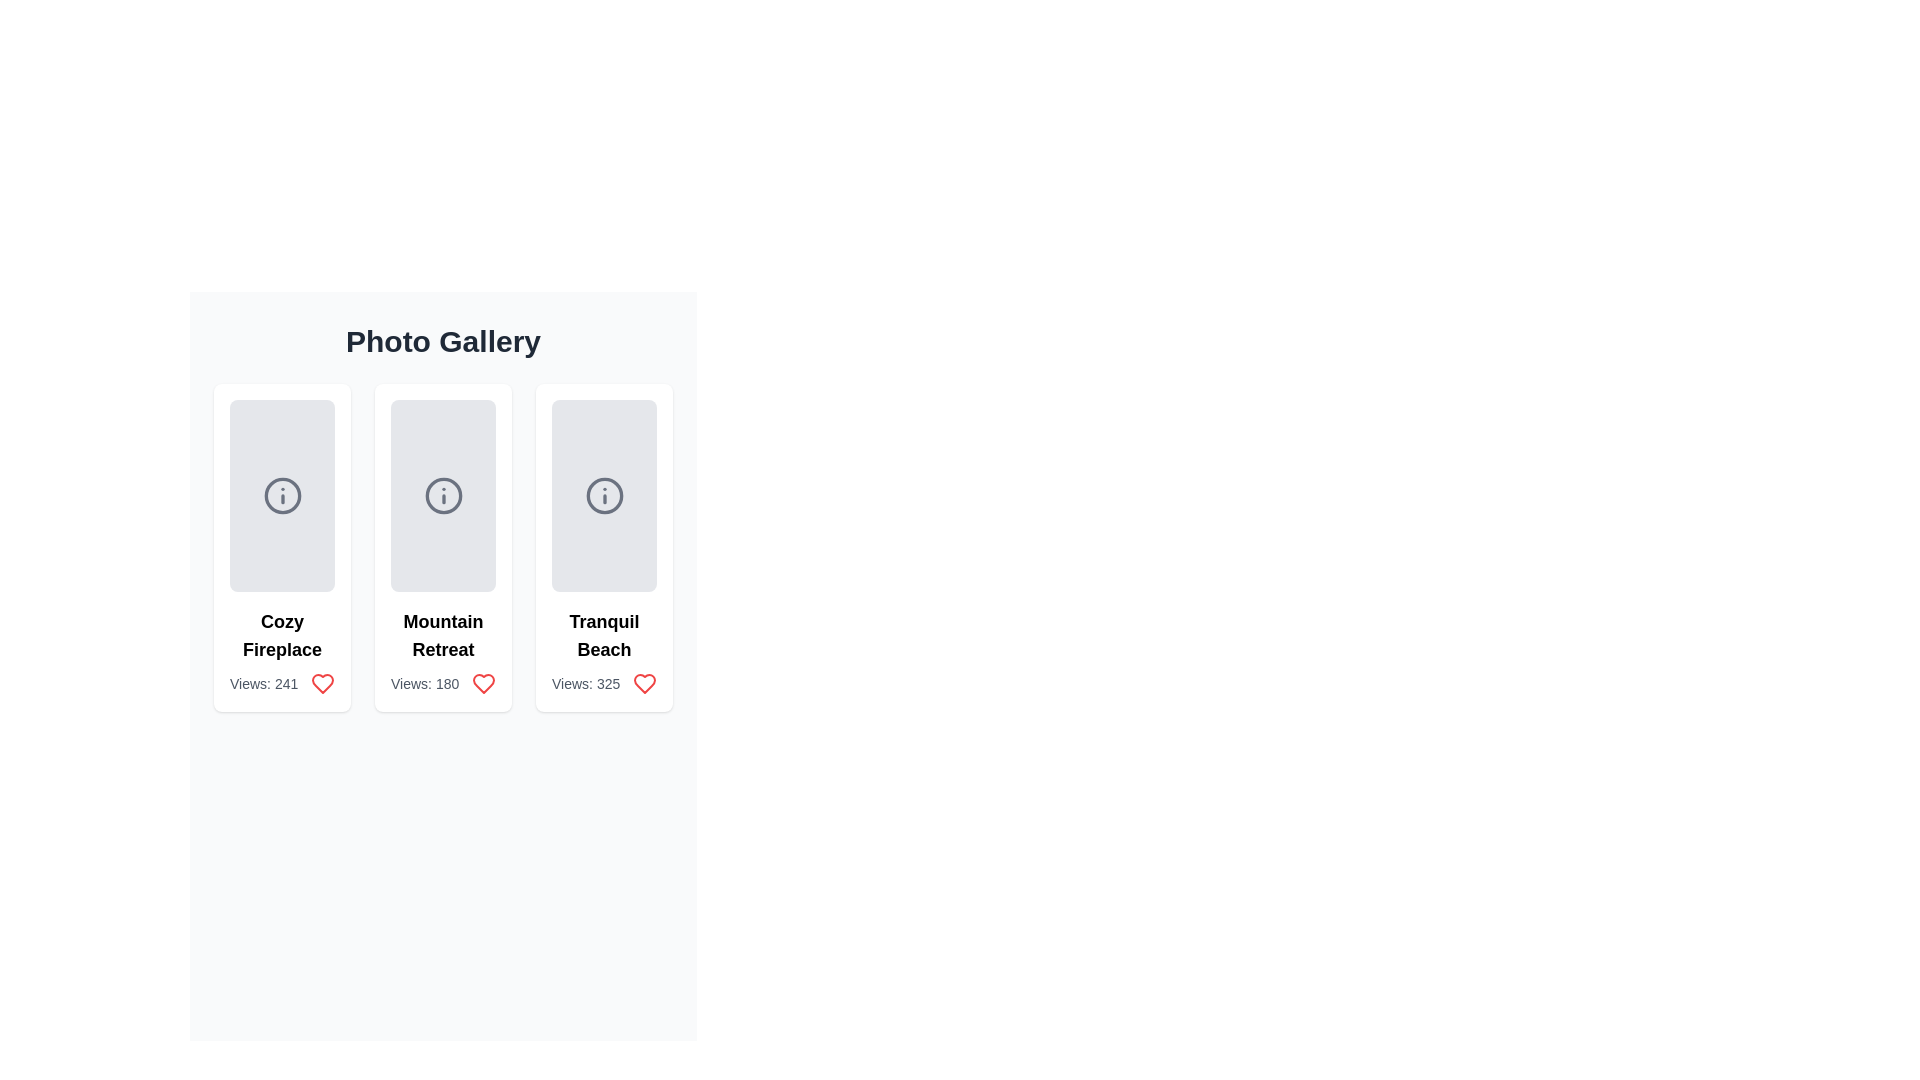 The image size is (1920, 1080). What do you see at coordinates (442, 341) in the screenshot?
I see `the 'Photo Gallery' header text to visualize the section's purpose` at bounding box center [442, 341].